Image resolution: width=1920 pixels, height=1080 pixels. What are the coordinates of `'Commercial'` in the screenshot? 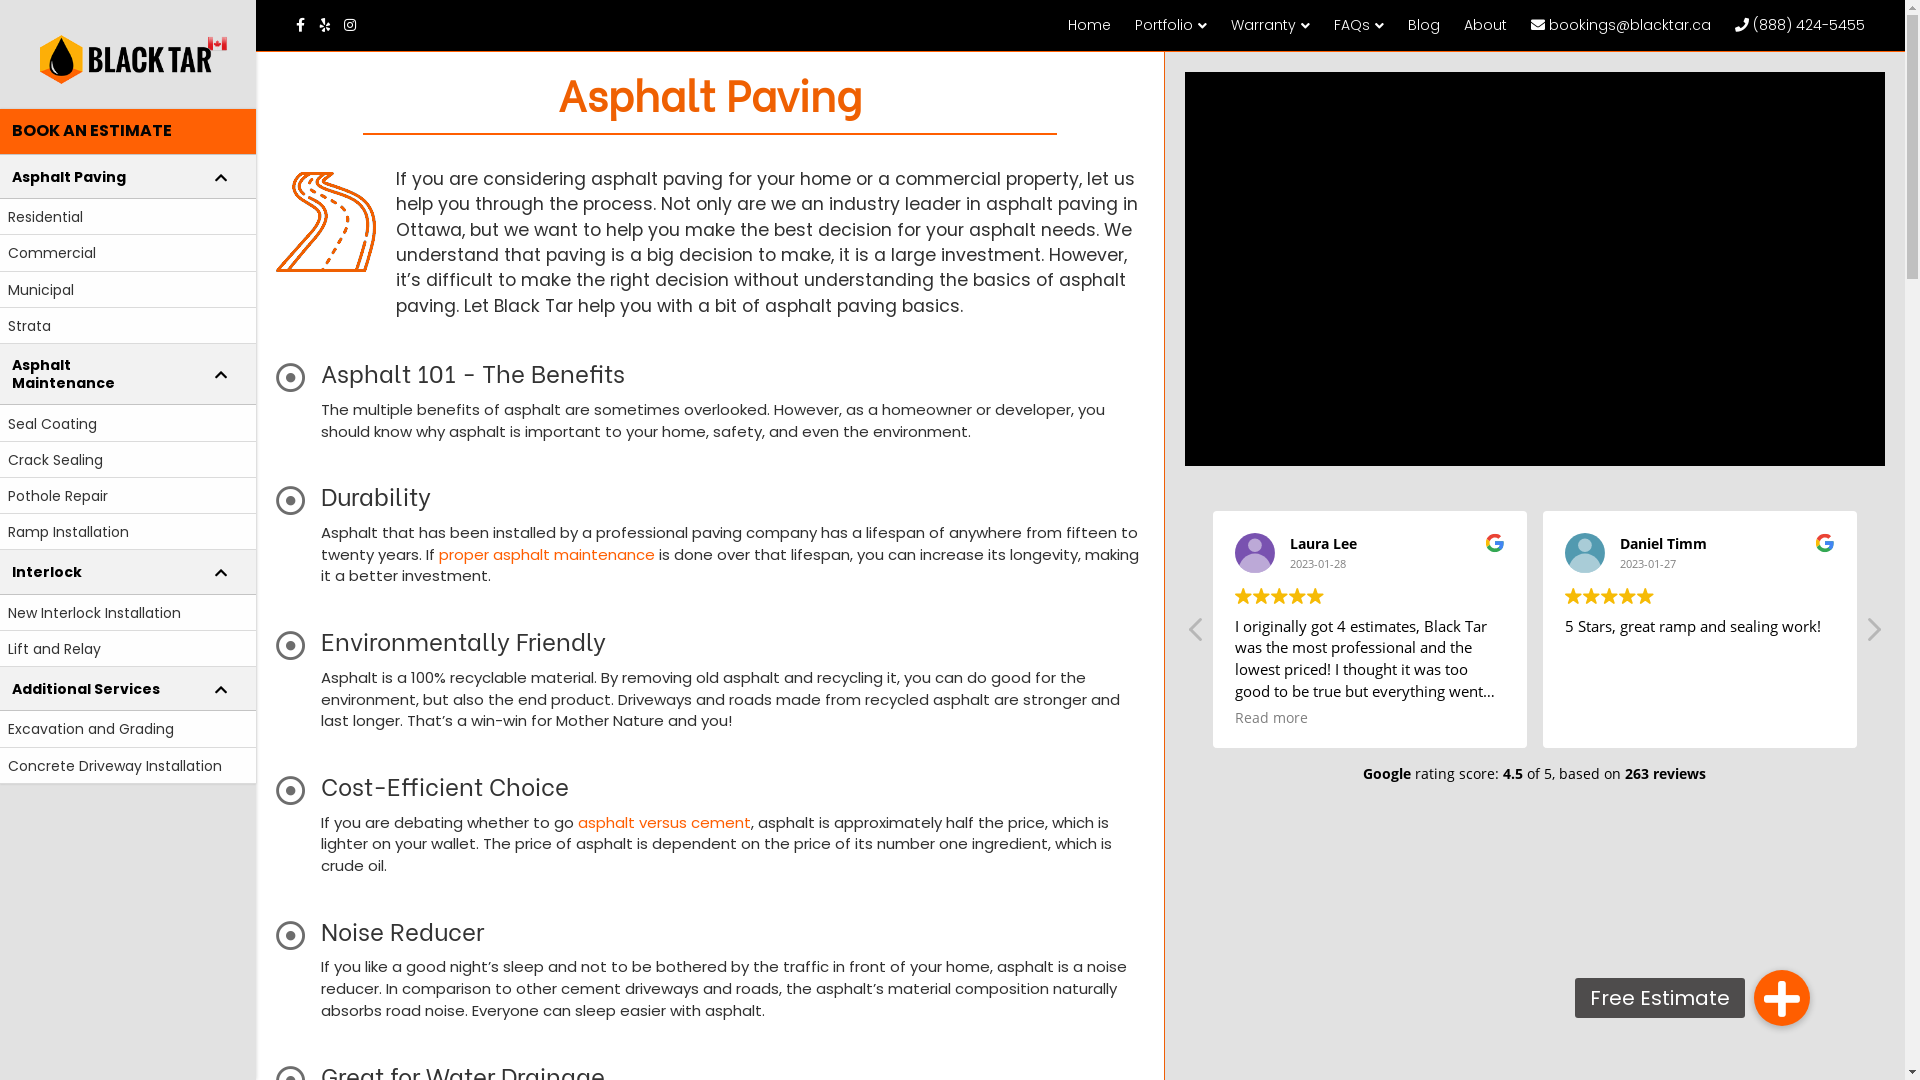 It's located at (0, 252).